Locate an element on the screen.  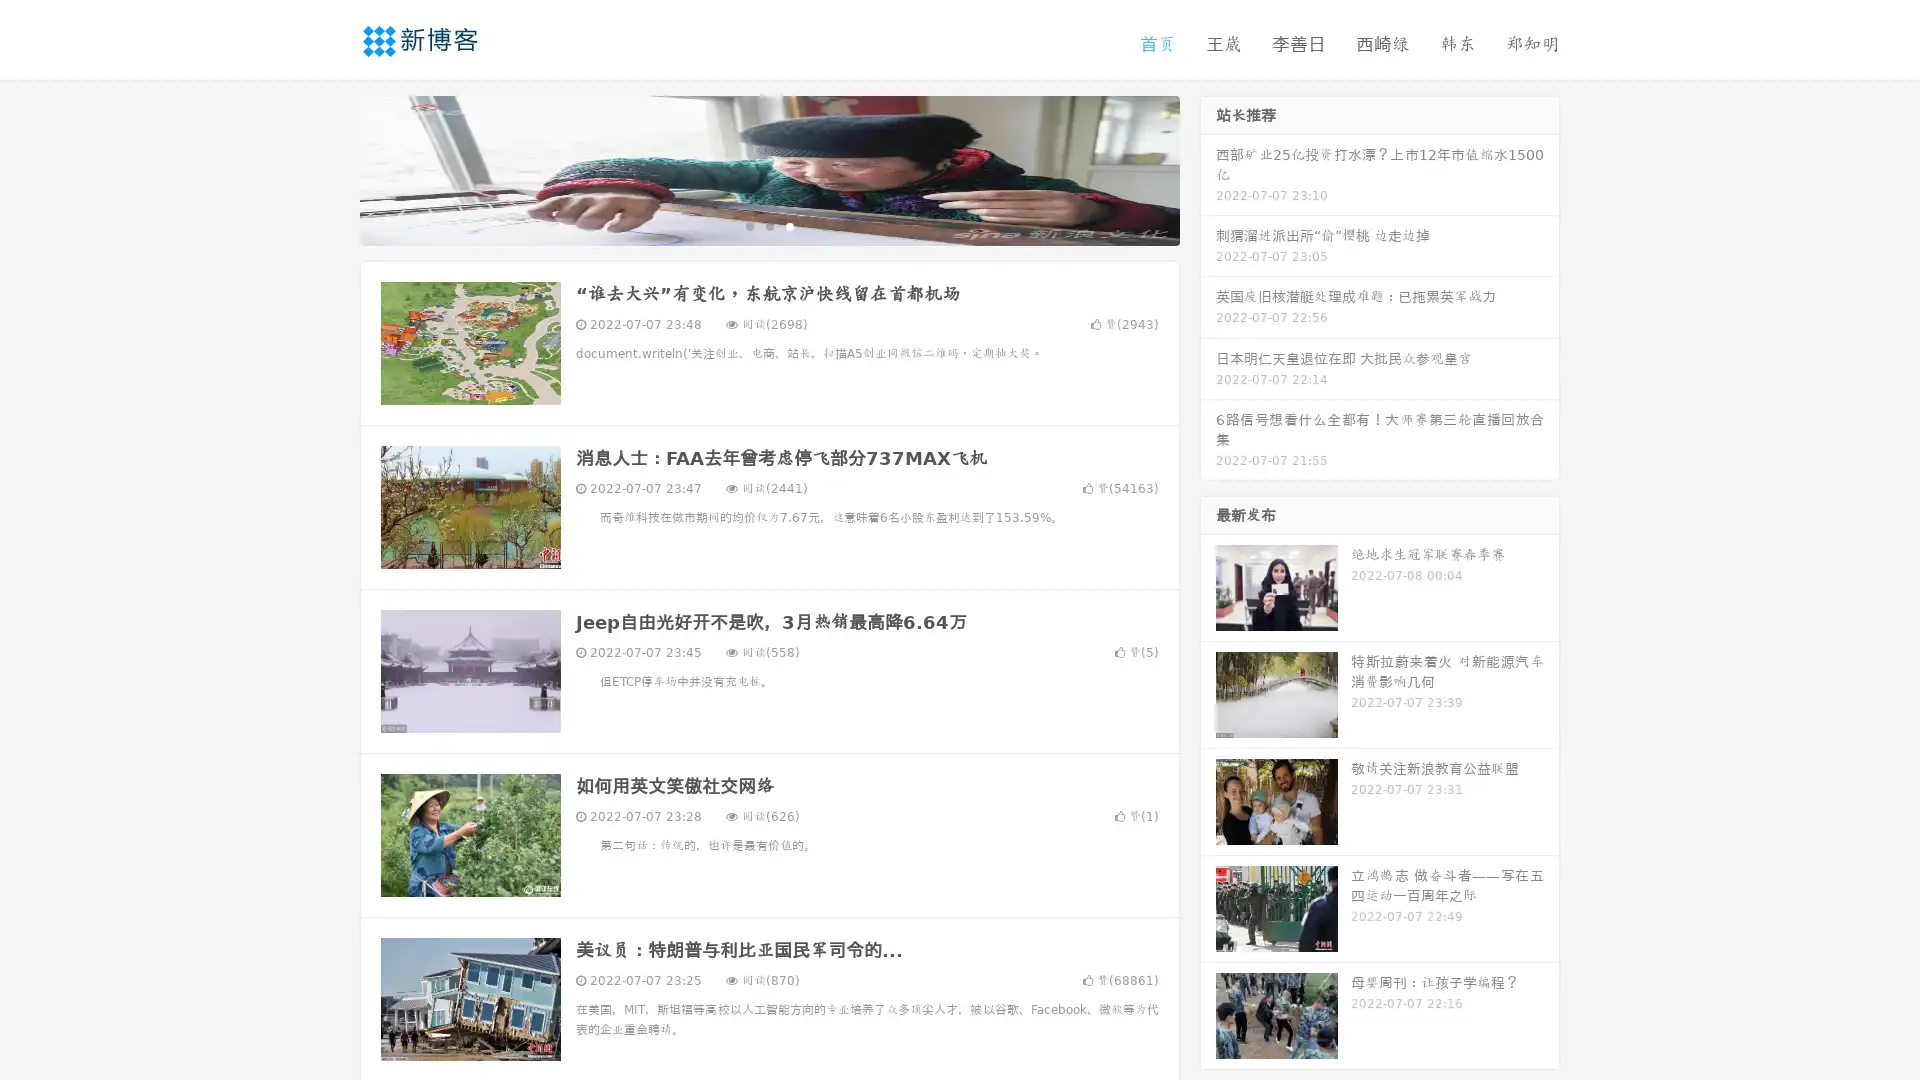
Previous slide is located at coordinates (330, 168).